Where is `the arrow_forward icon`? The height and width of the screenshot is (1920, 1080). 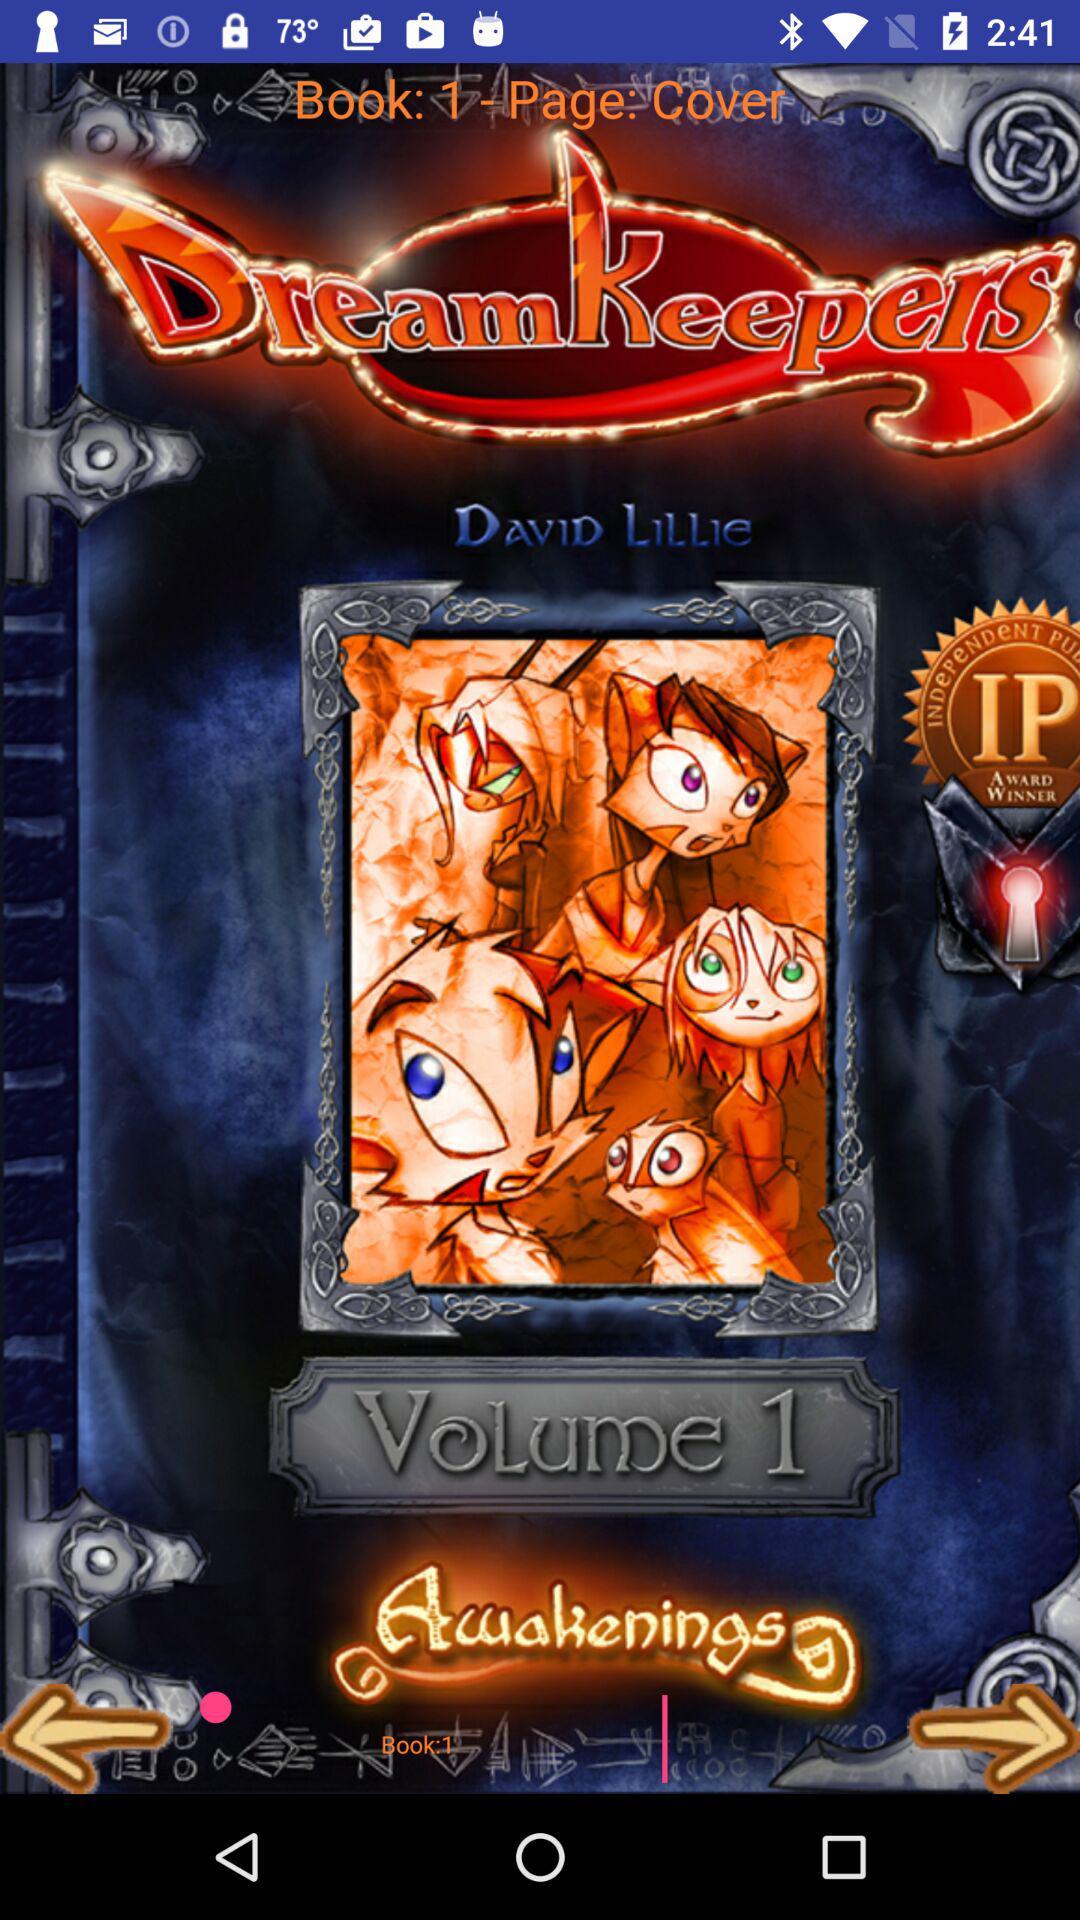 the arrow_forward icon is located at coordinates (993, 1737).